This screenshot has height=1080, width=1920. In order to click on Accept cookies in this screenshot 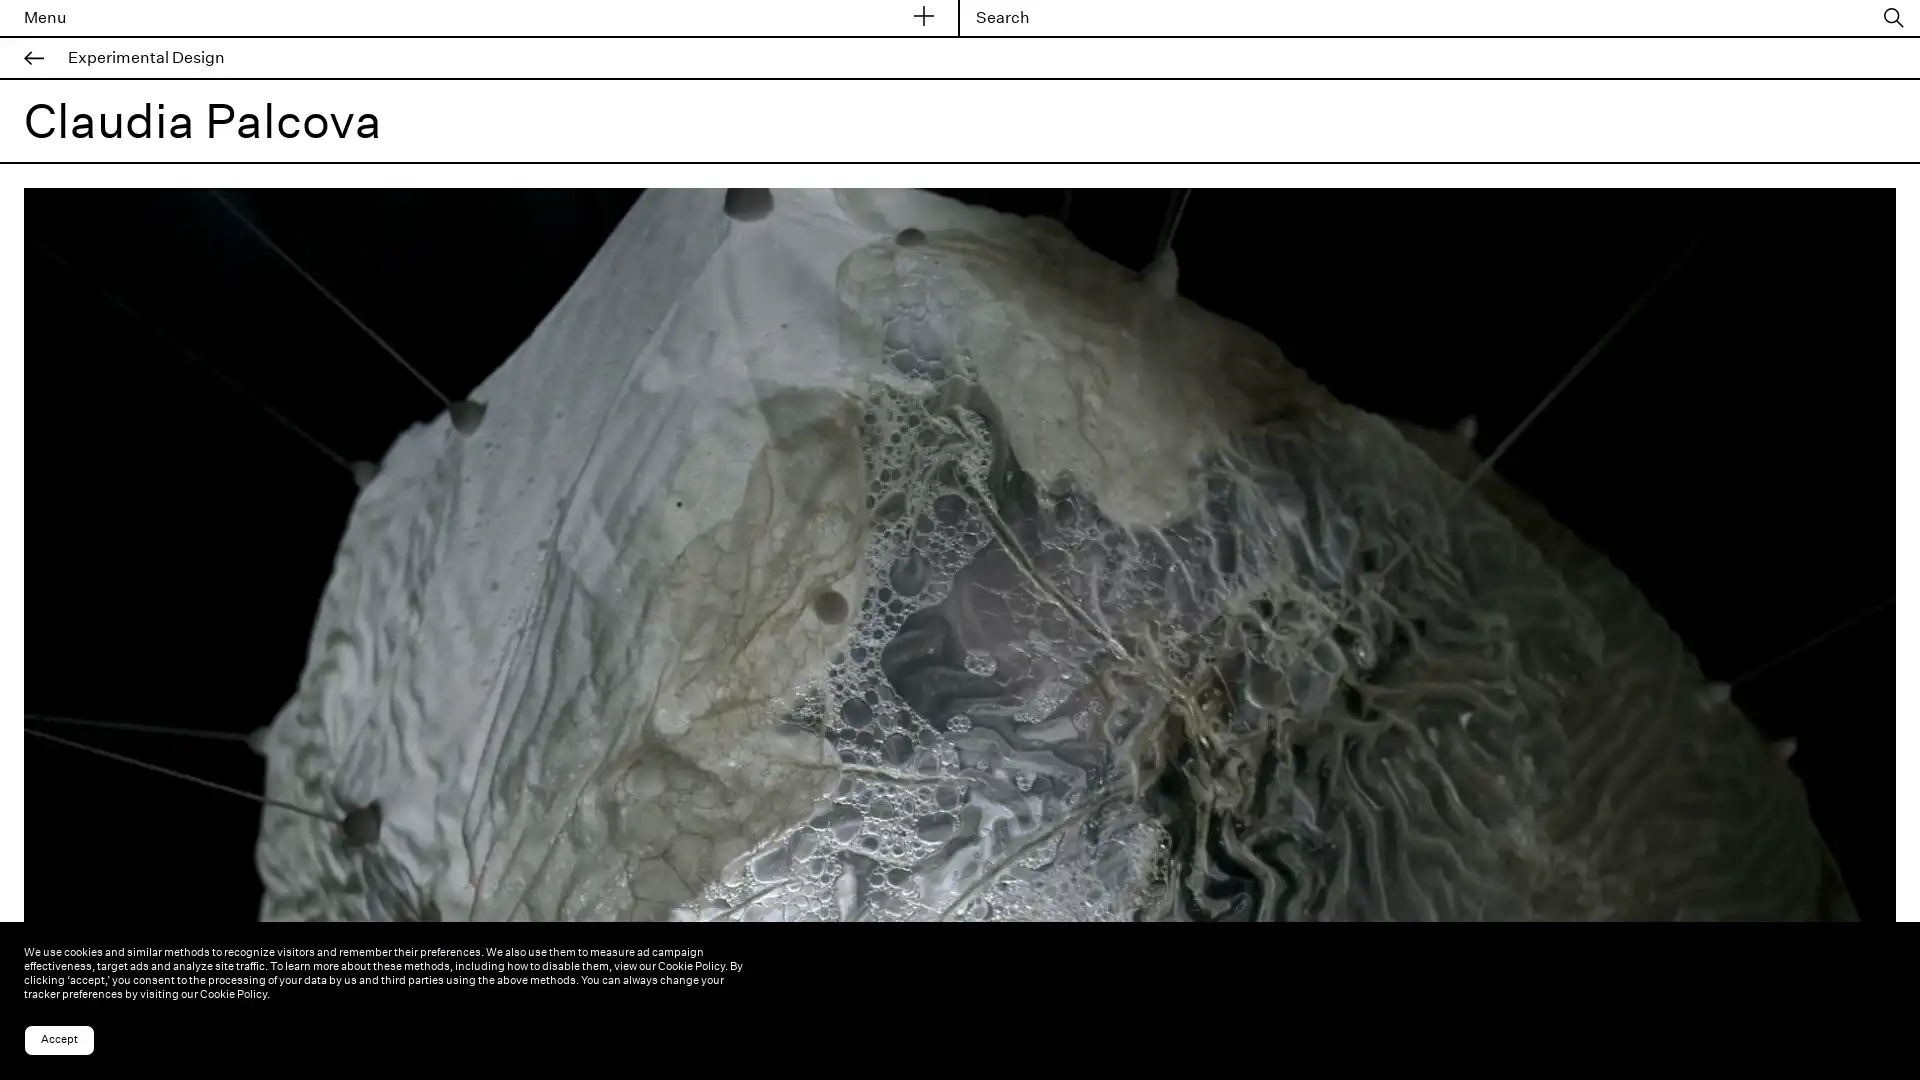, I will do `click(59, 1039)`.